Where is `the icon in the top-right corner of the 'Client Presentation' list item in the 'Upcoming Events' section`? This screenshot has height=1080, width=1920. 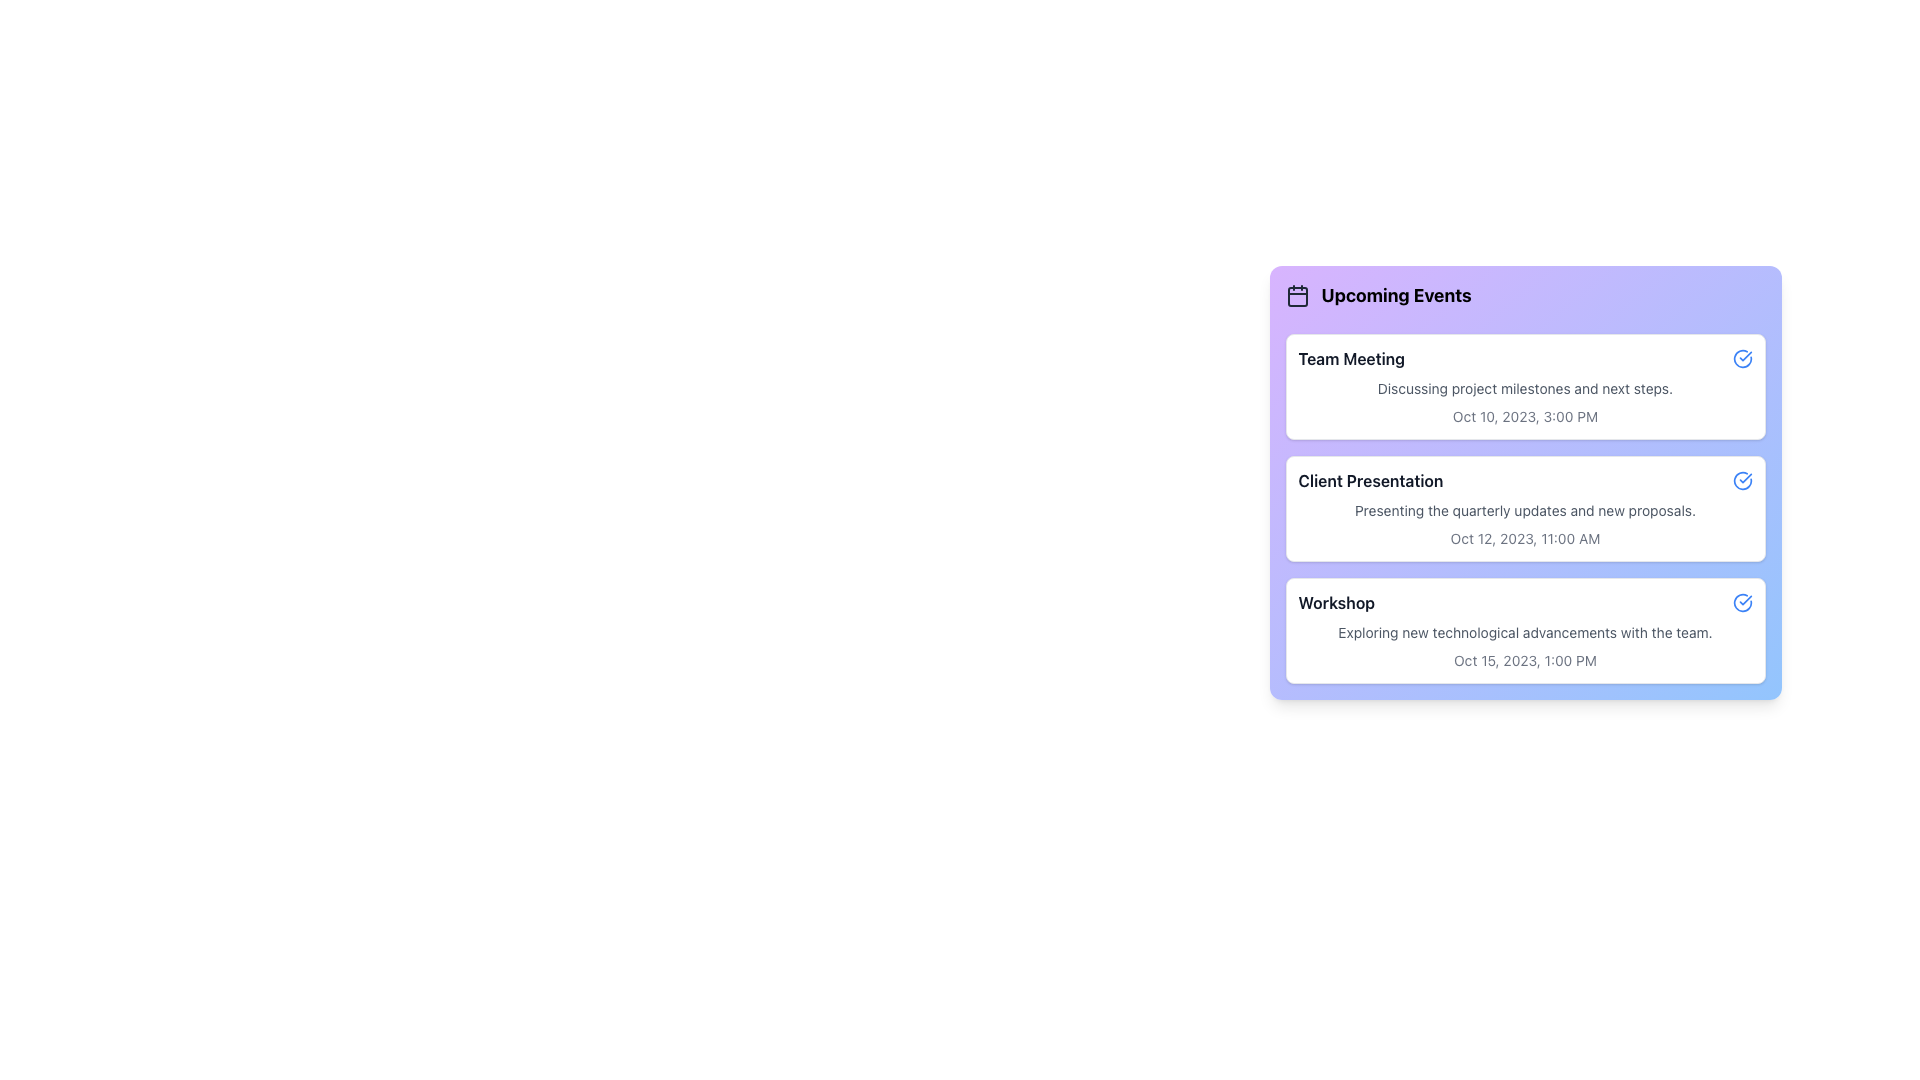
the icon in the top-right corner of the 'Client Presentation' list item in the 'Upcoming Events' section is located at coordinates (1741, 479).